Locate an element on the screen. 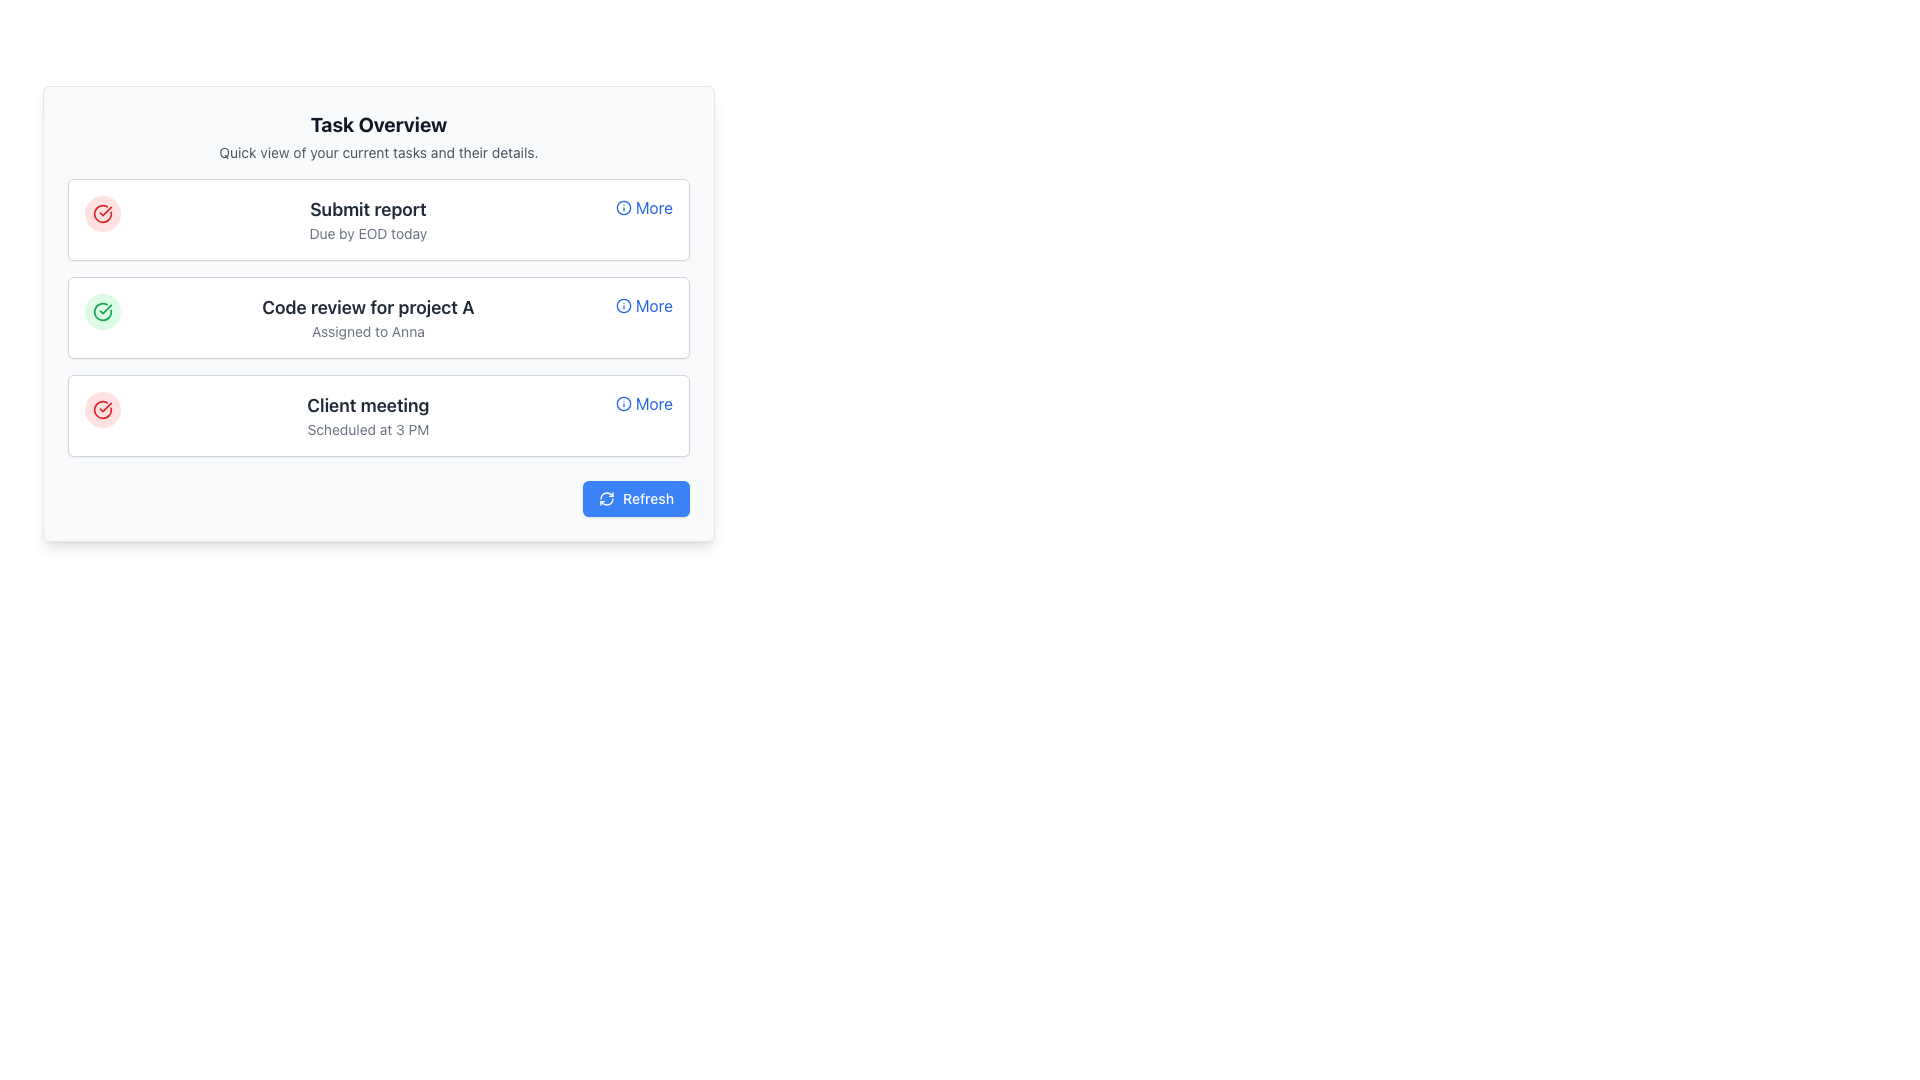 The width and height of the screenshot is (1920, 1080). the circular button with a light red background and a red checkmark icon, which is positioned to the left of the 'Client meeting' text is located at coordinates (101, 408).